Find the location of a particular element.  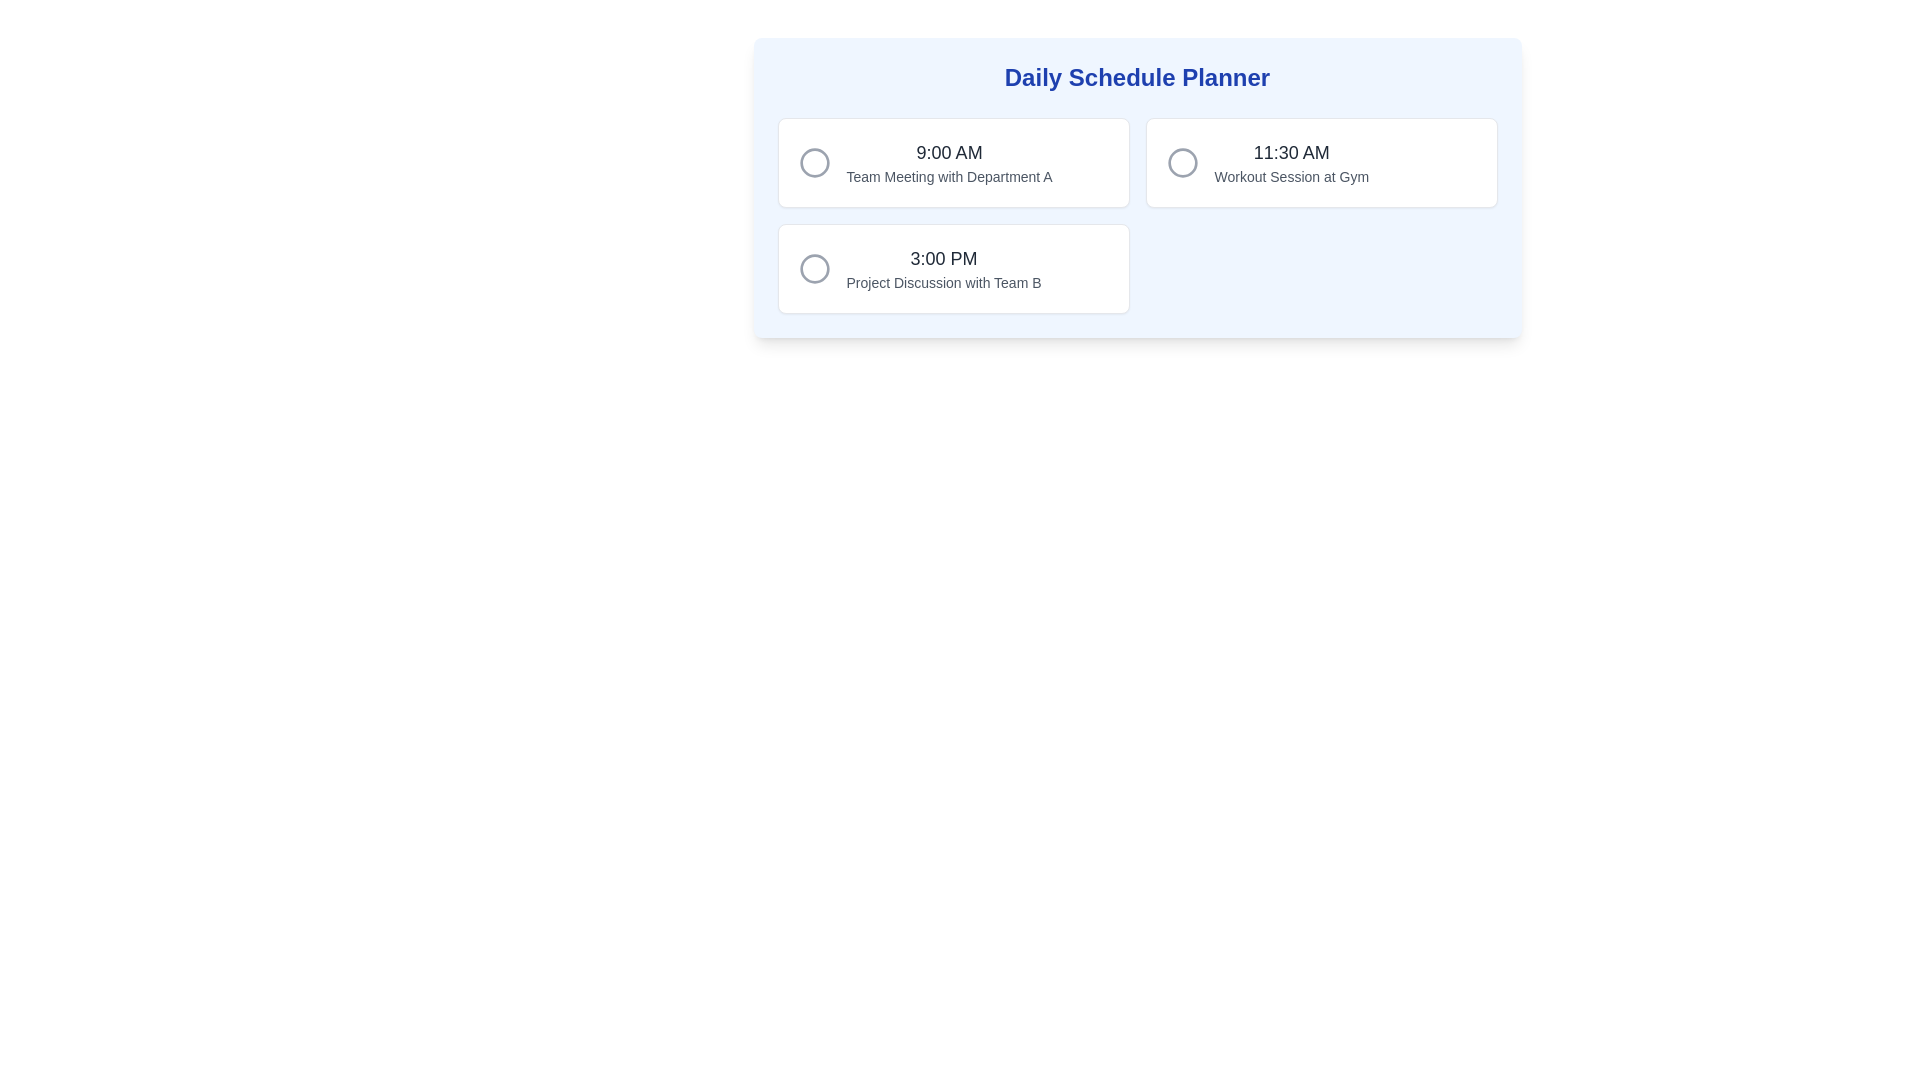

the text label that provides details about the scheduled event located under the '3:00 PM' text within the third card of the scheduler's options in the right column is located at coordinates (943, 282).